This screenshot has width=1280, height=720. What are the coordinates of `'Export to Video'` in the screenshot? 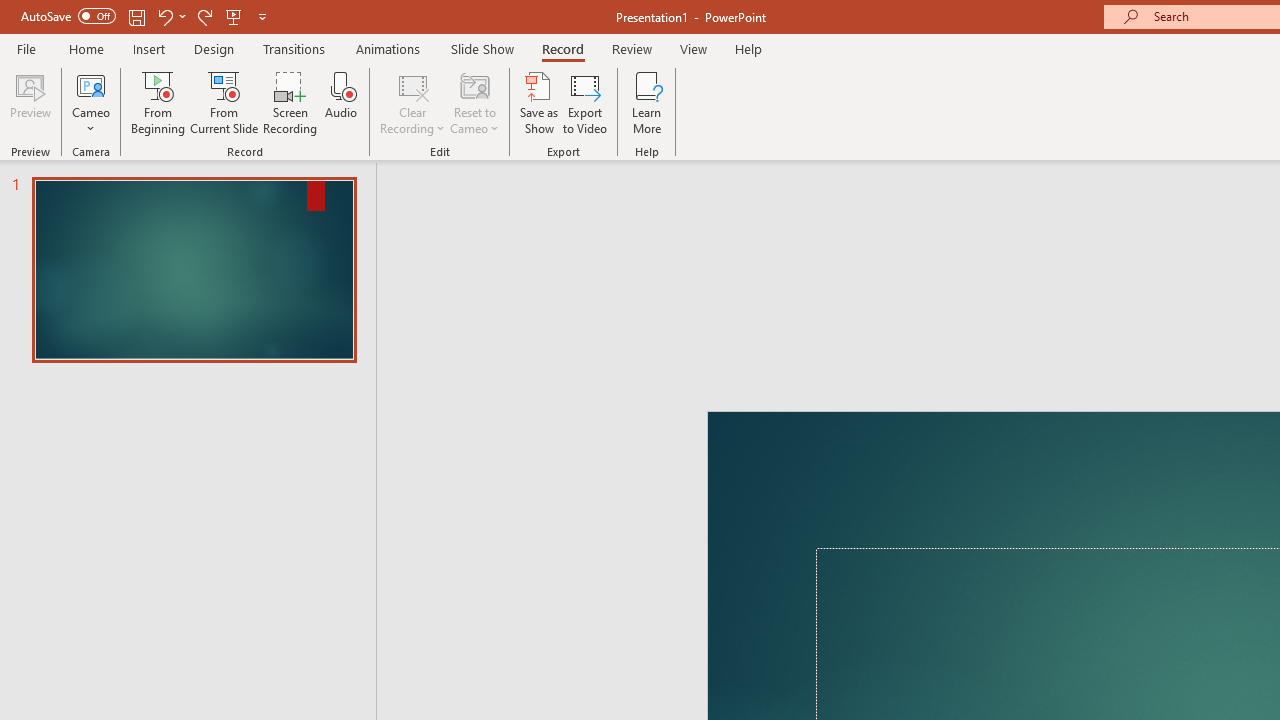 It's located at (584, 103).